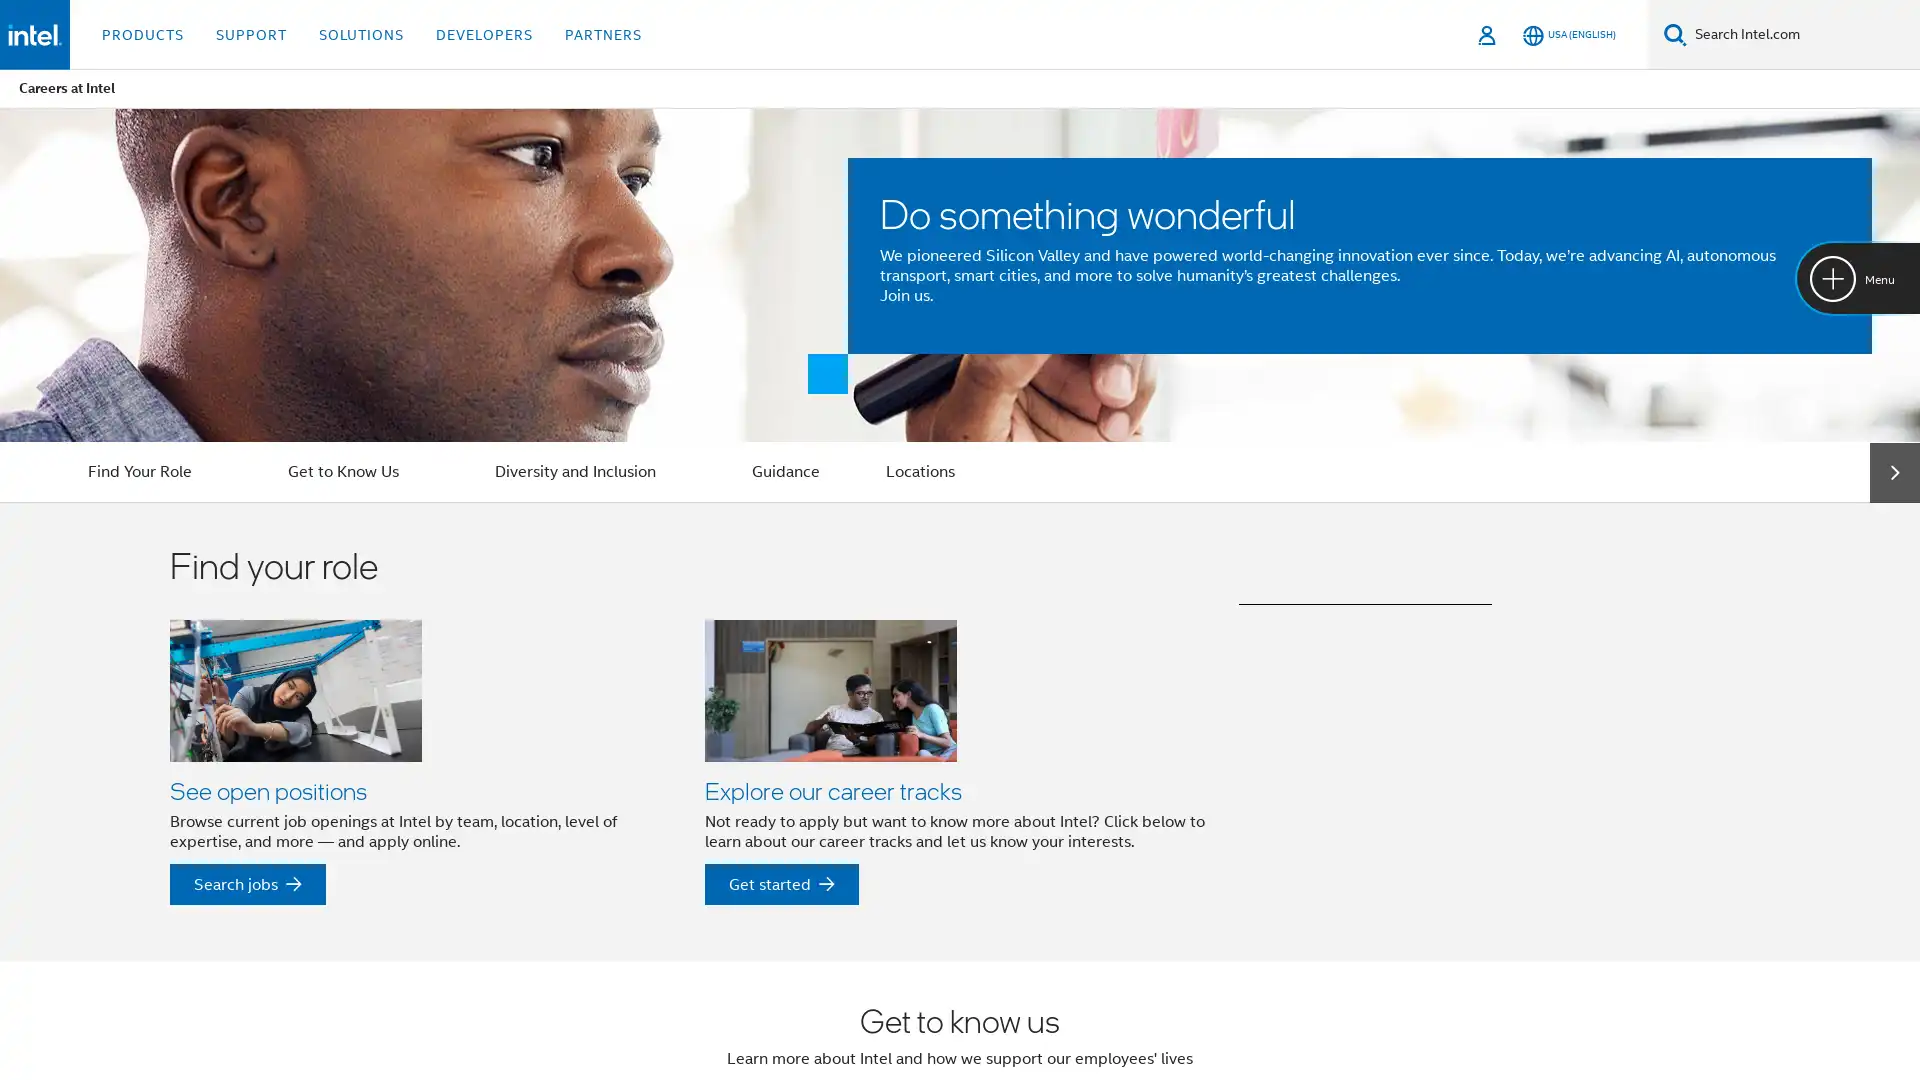 This screenshot has width=1920, height=1080. I want to click on Find your role See open positions Browse current job openings at Intel by team, location, level of expertise, and more  and apply online. See open positions Search jobs Explore our career tracks Not ready to apply but want to know more about Intel? Click below to learn about our career tracks and let us know your interests. Explore our career tracks Get started See our Rotation Opportunities Discover more about our rotational opportunities for Interns and college graduates. See our Rotation Opportunities Find out more, so click(960, 732).